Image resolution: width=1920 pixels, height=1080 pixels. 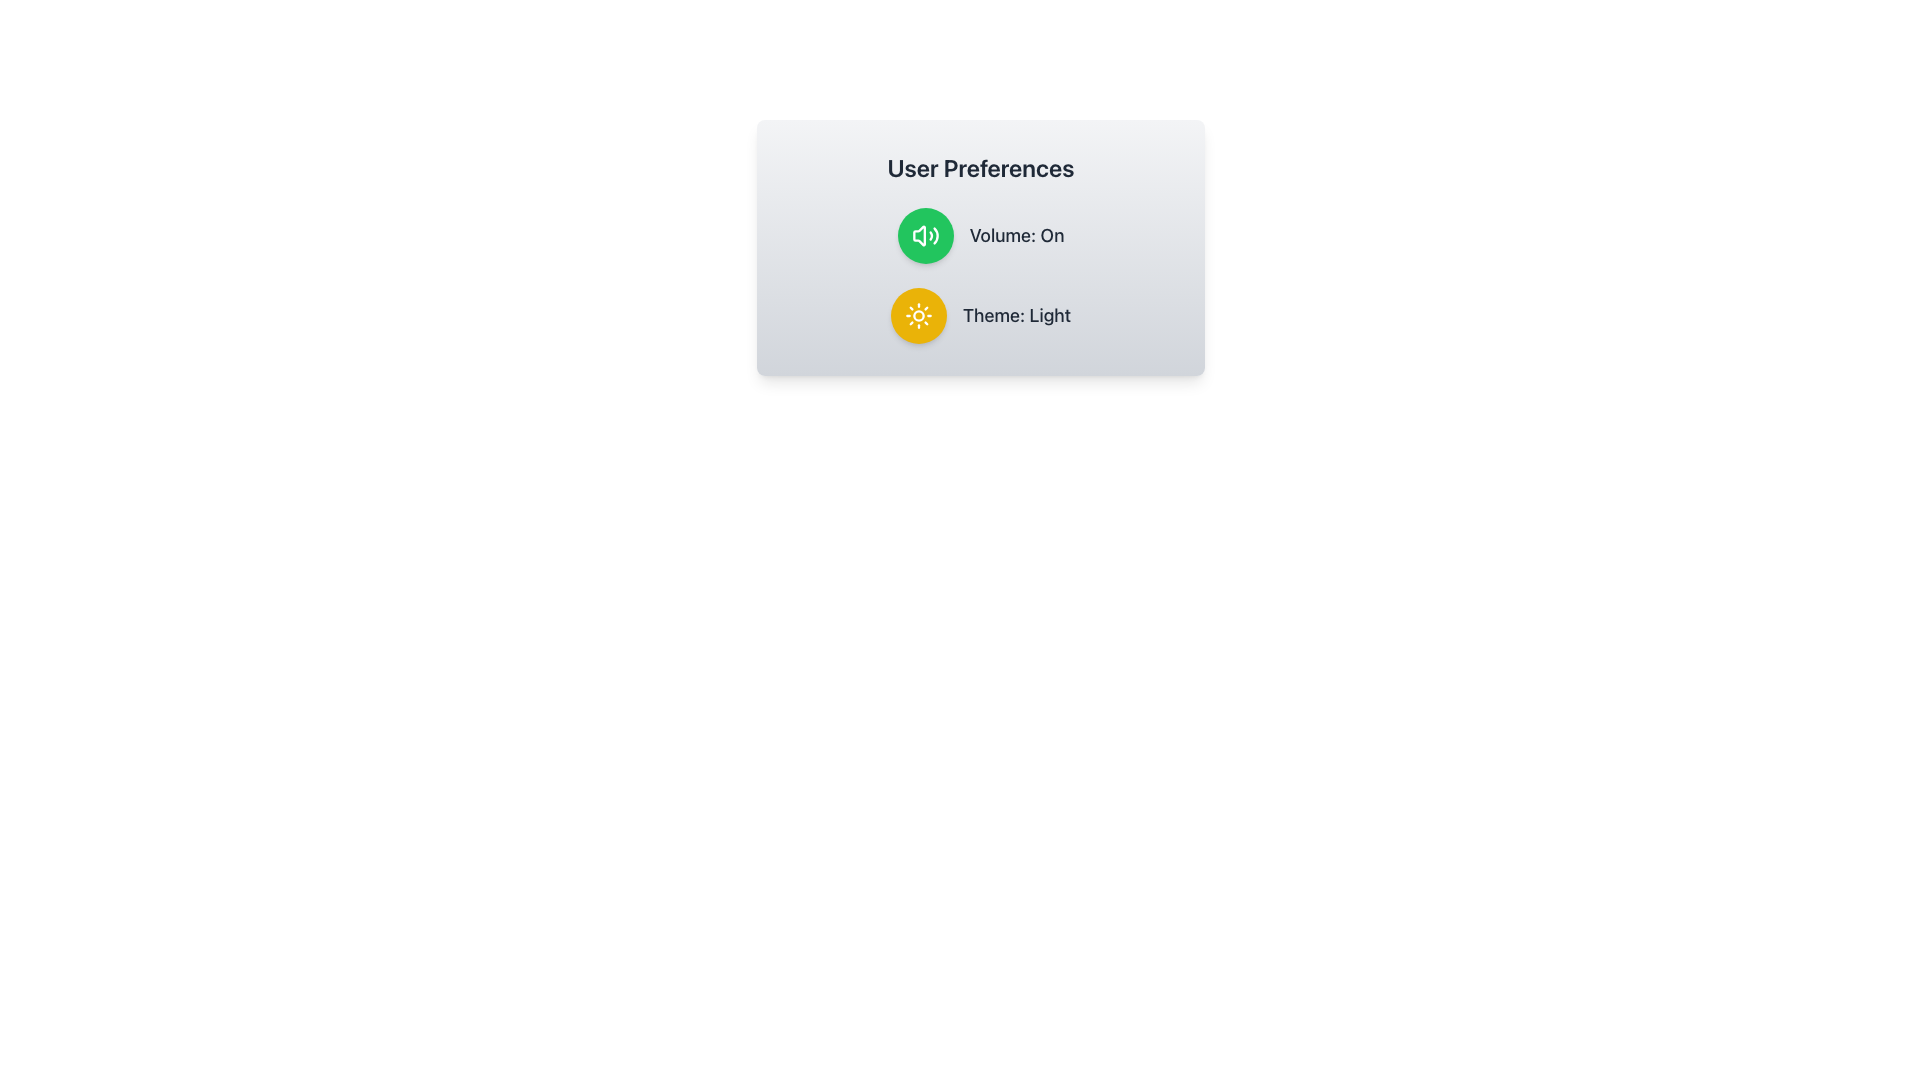 I want to click on the circular button with a yellow background and a white sun icon in the 'User Preferences' section to highlight it, so click(x=917, y=315).